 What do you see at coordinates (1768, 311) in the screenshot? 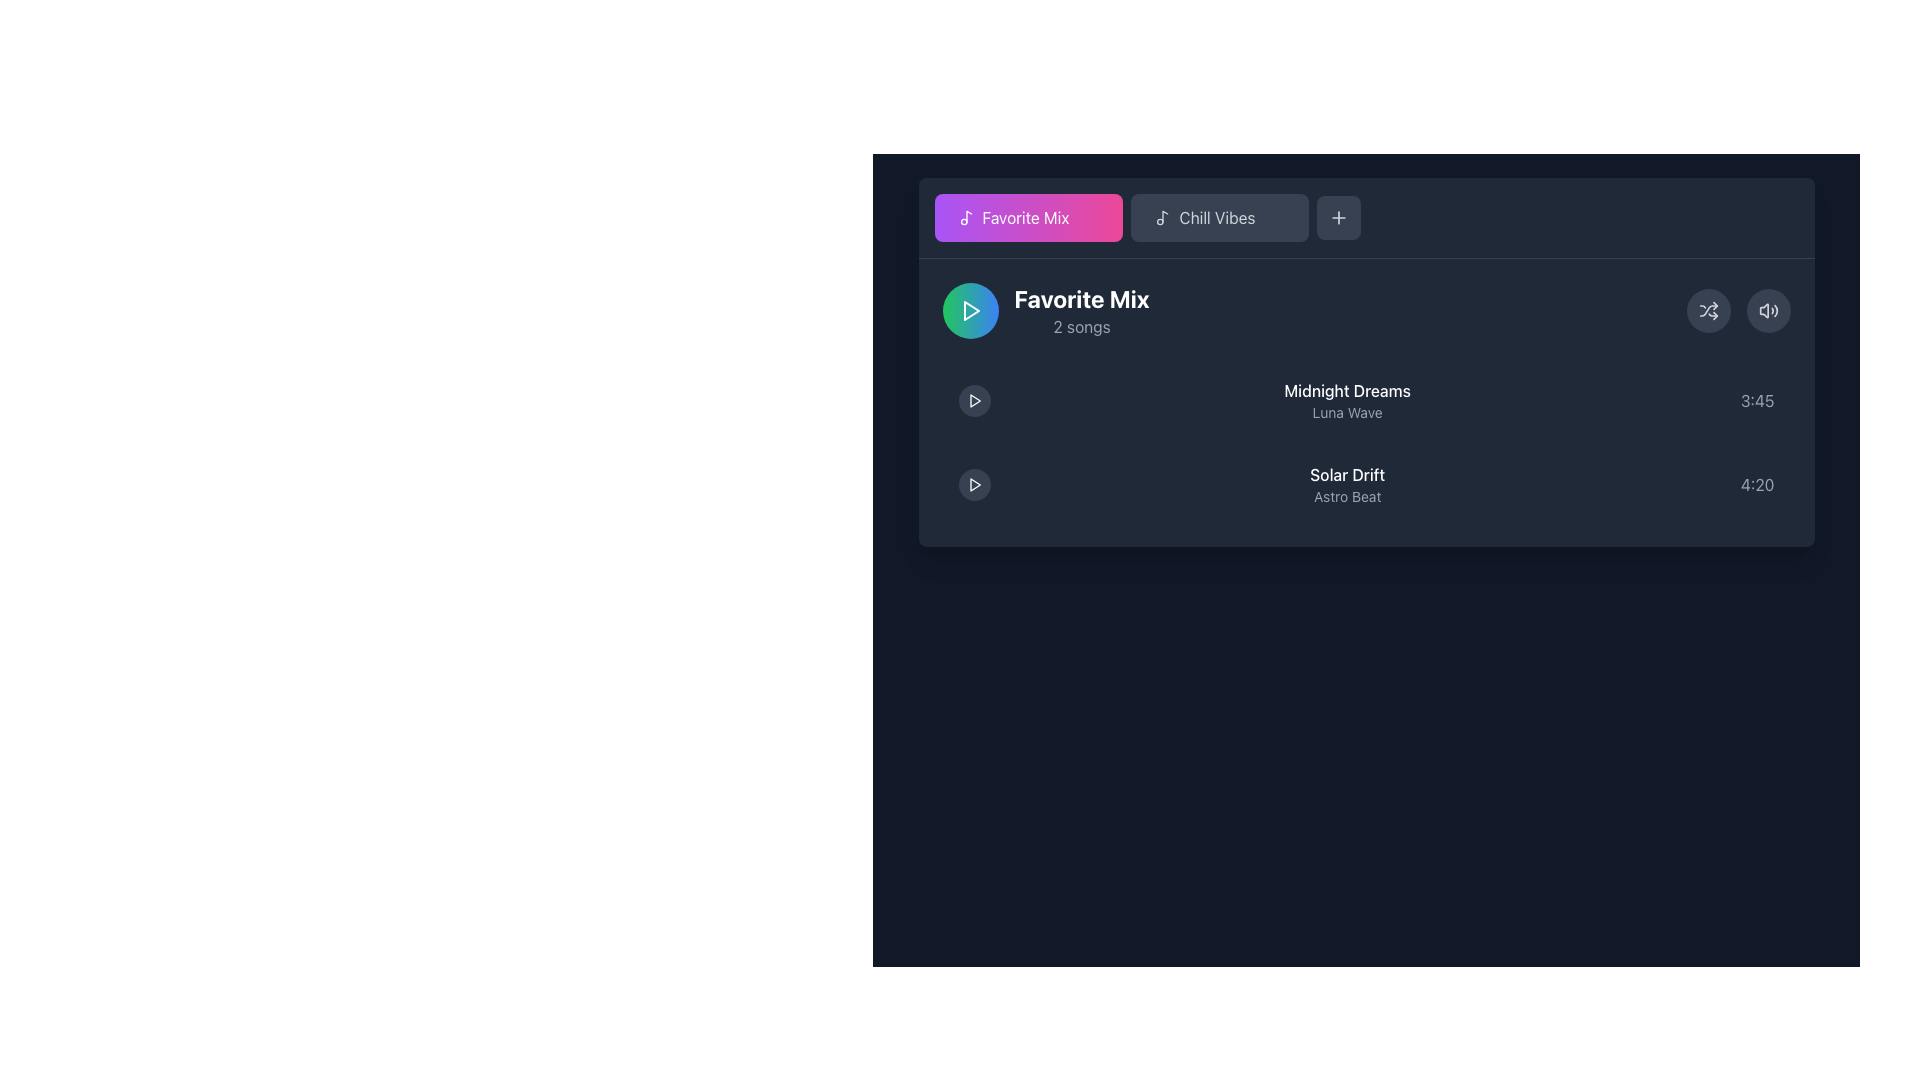
I see `the Sound control icon, which is a gray speaker symbol with sound waves, to adjust the sound settings` at bounding box center [1768, 311].